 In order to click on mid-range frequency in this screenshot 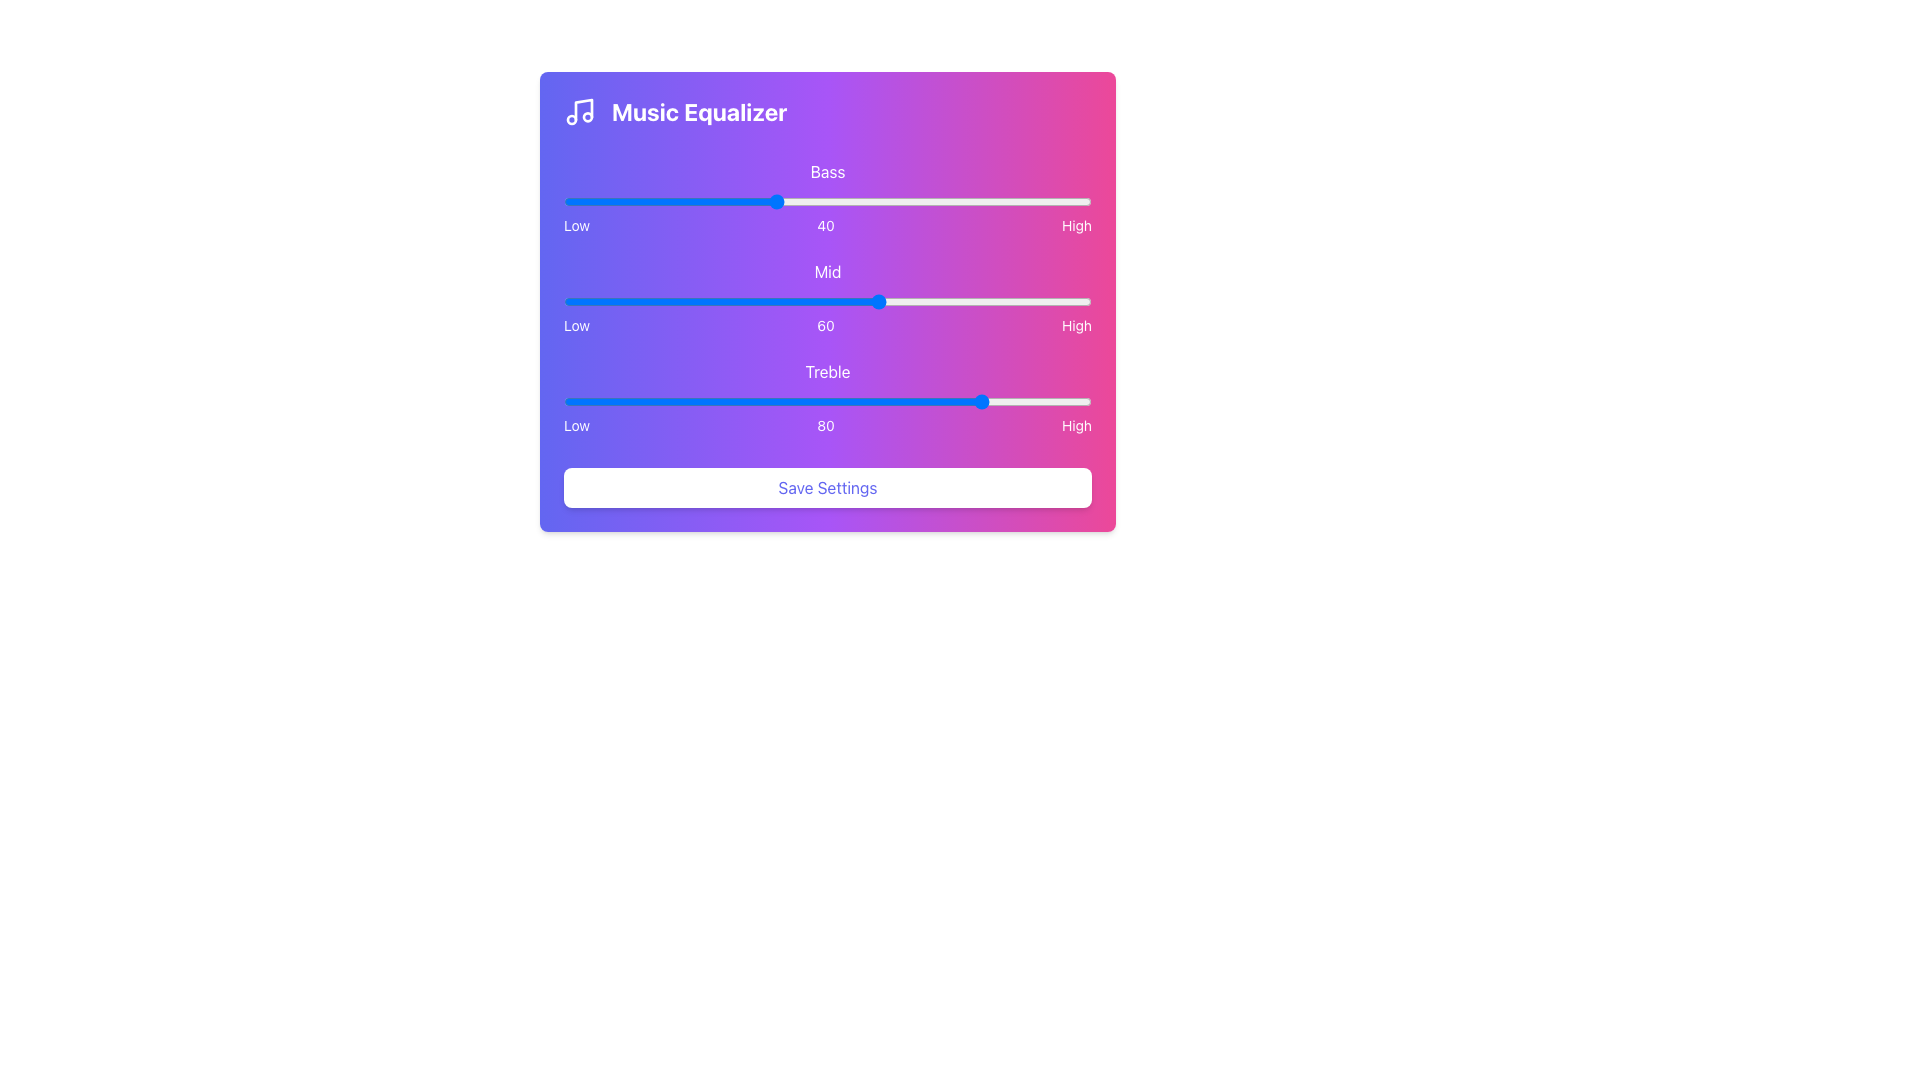, I will do `click(584, 301)`.